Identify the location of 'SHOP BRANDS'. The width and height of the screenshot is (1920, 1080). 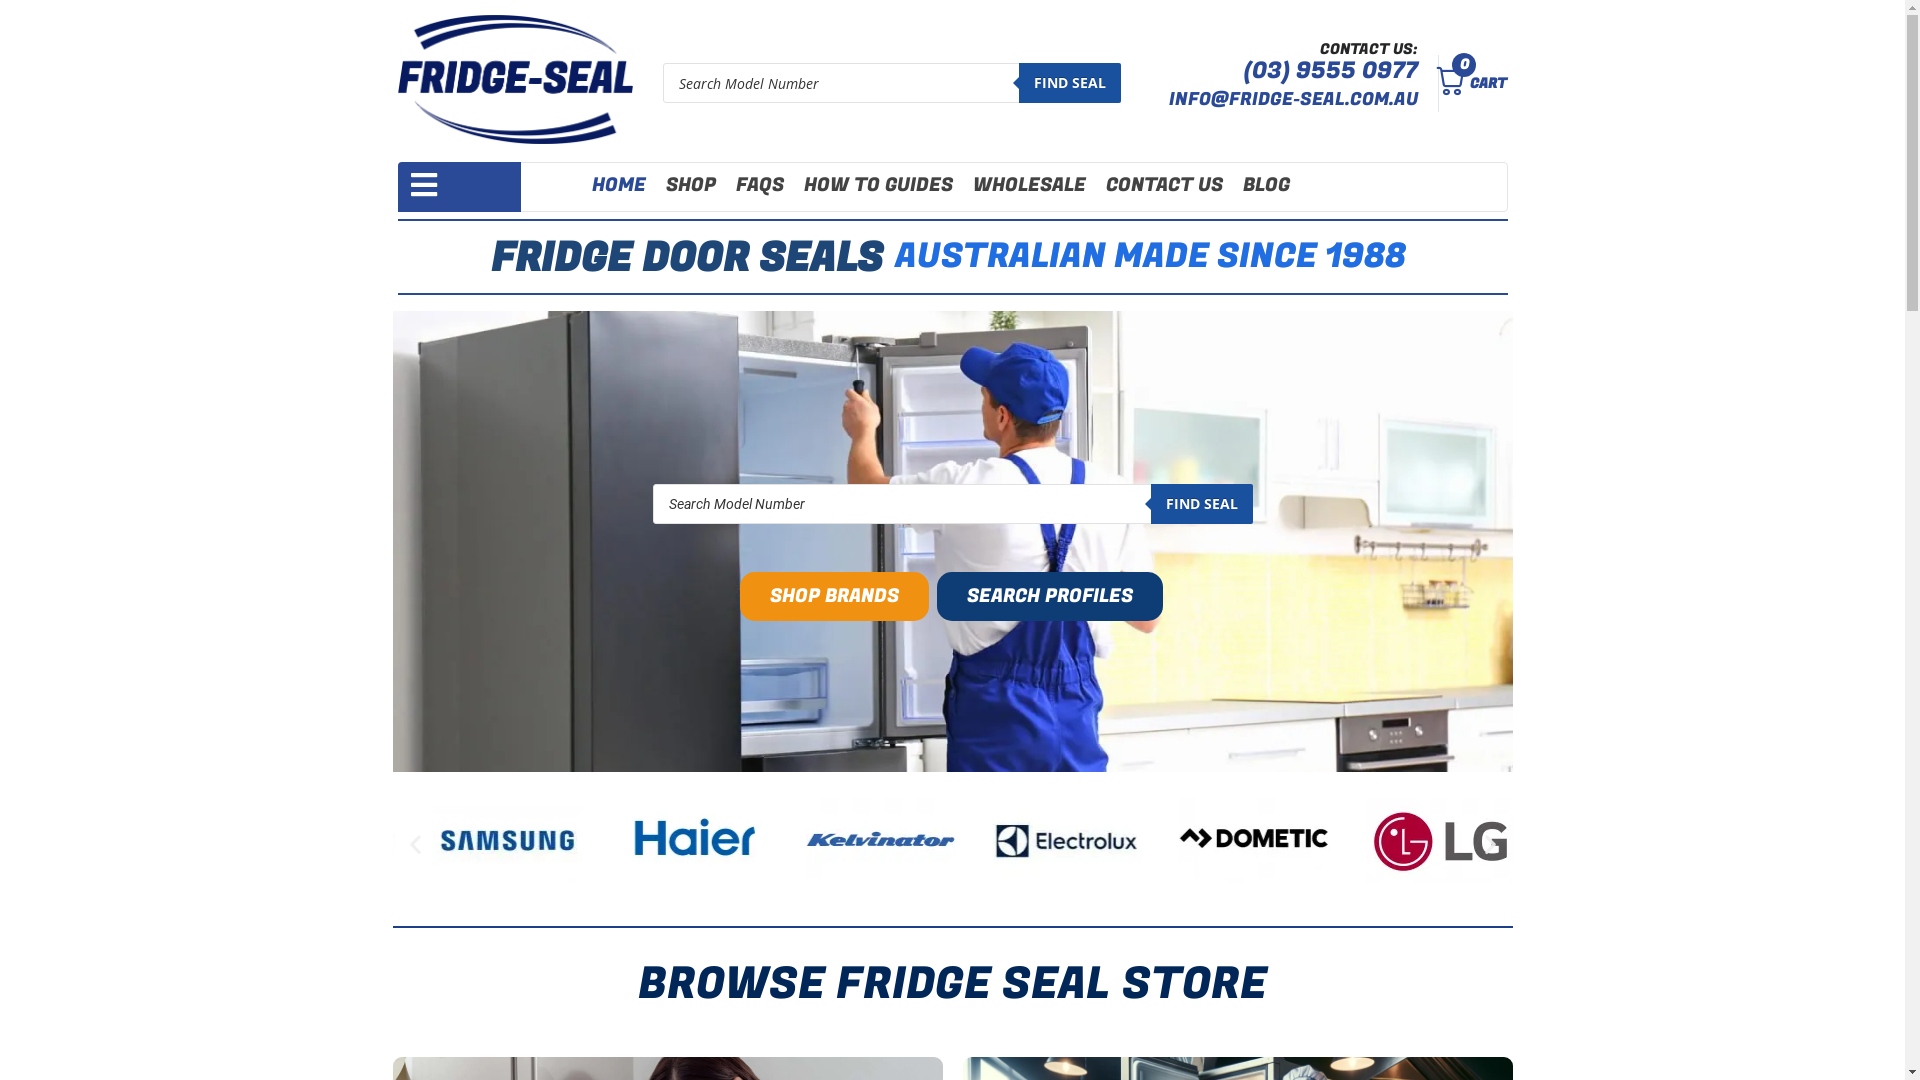
(834, 595).